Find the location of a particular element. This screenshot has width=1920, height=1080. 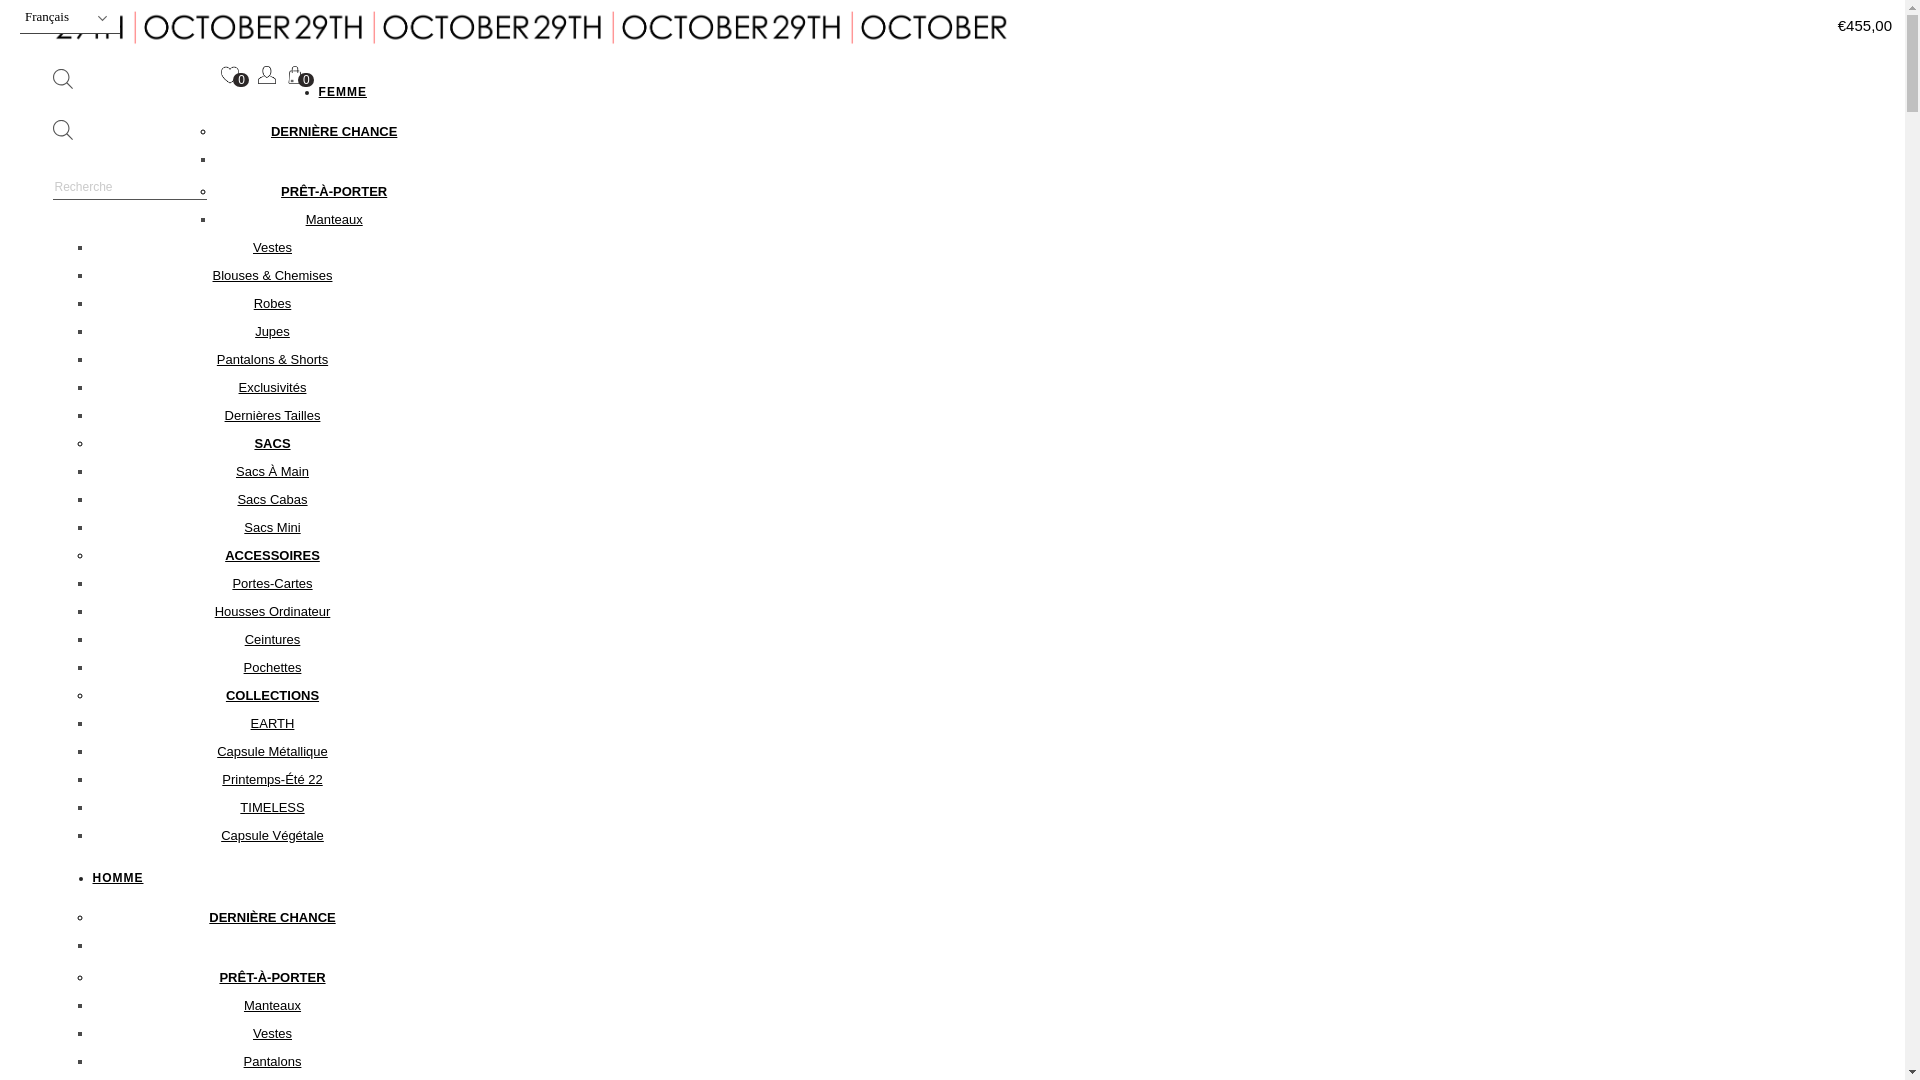

'Sacs Mini' is located at coordinates (271, 526).